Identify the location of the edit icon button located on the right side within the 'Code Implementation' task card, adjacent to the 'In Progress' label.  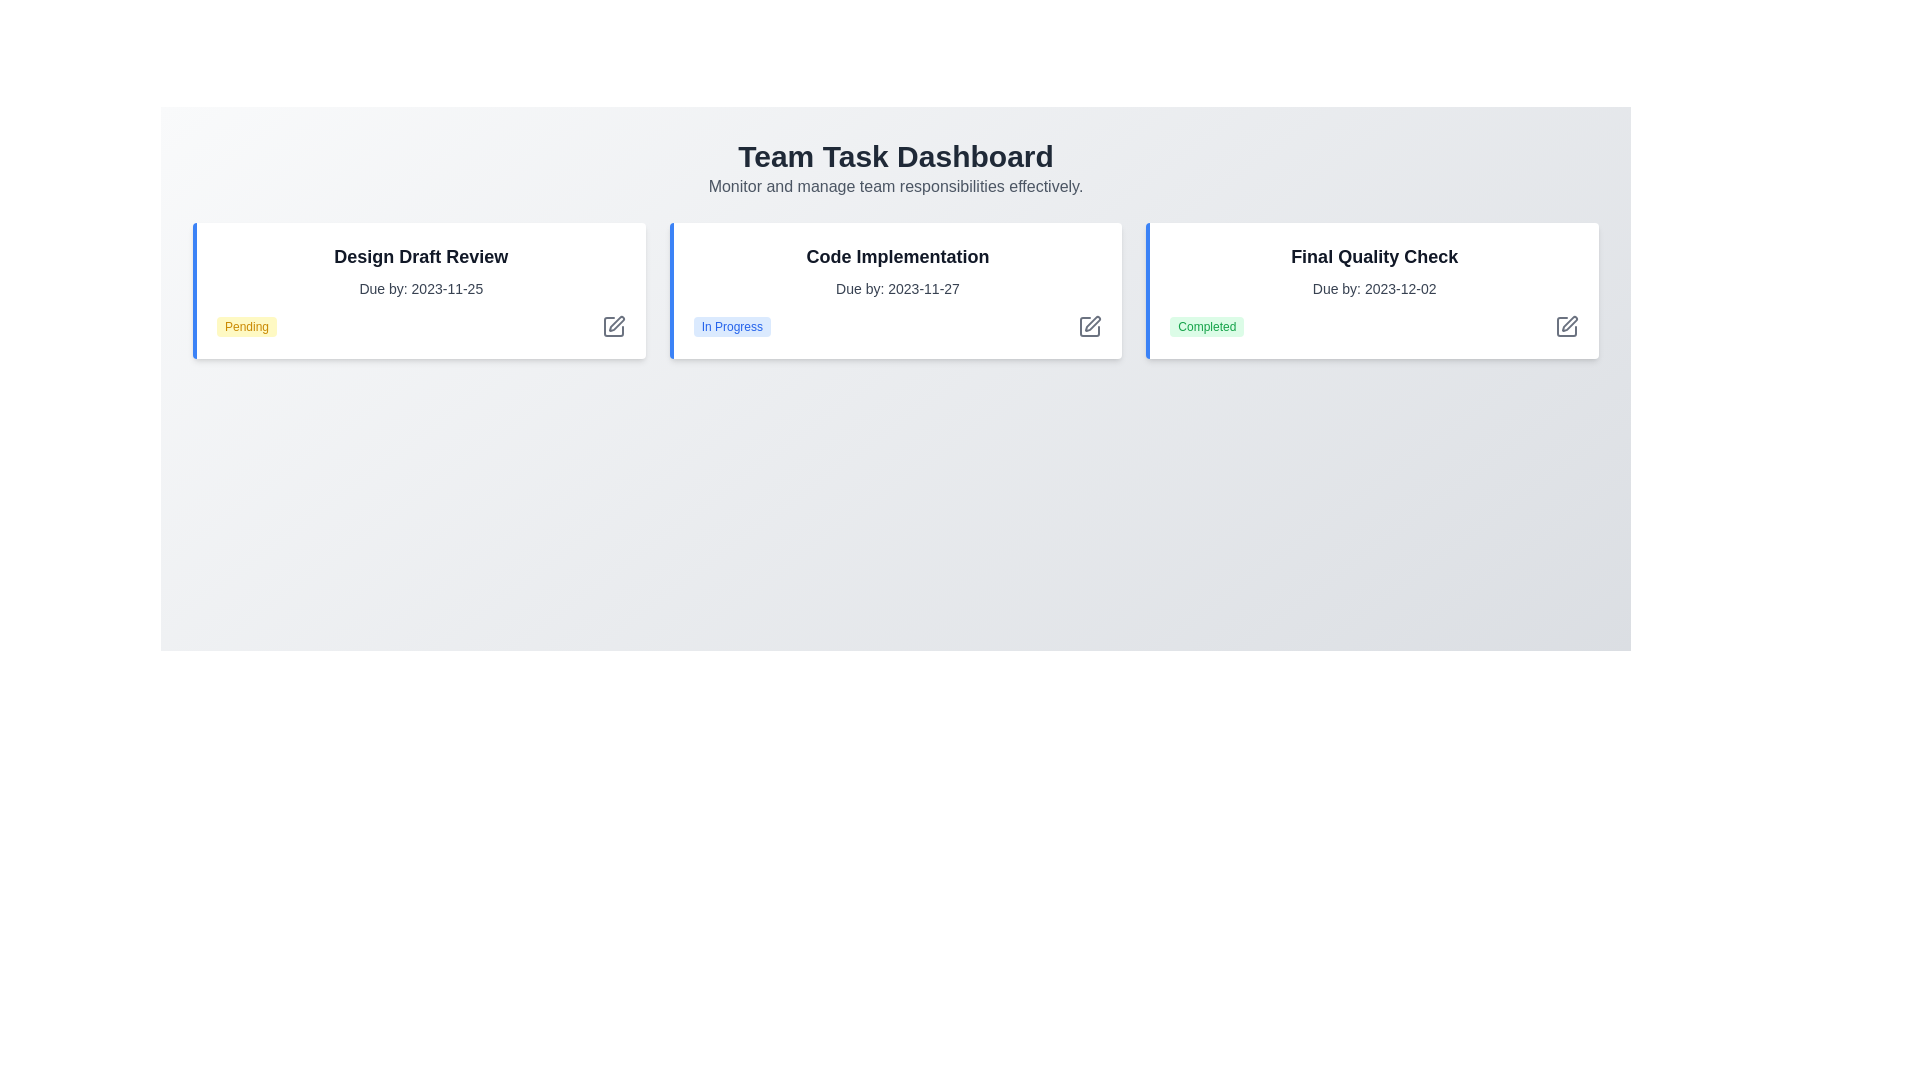
(1089, 326).